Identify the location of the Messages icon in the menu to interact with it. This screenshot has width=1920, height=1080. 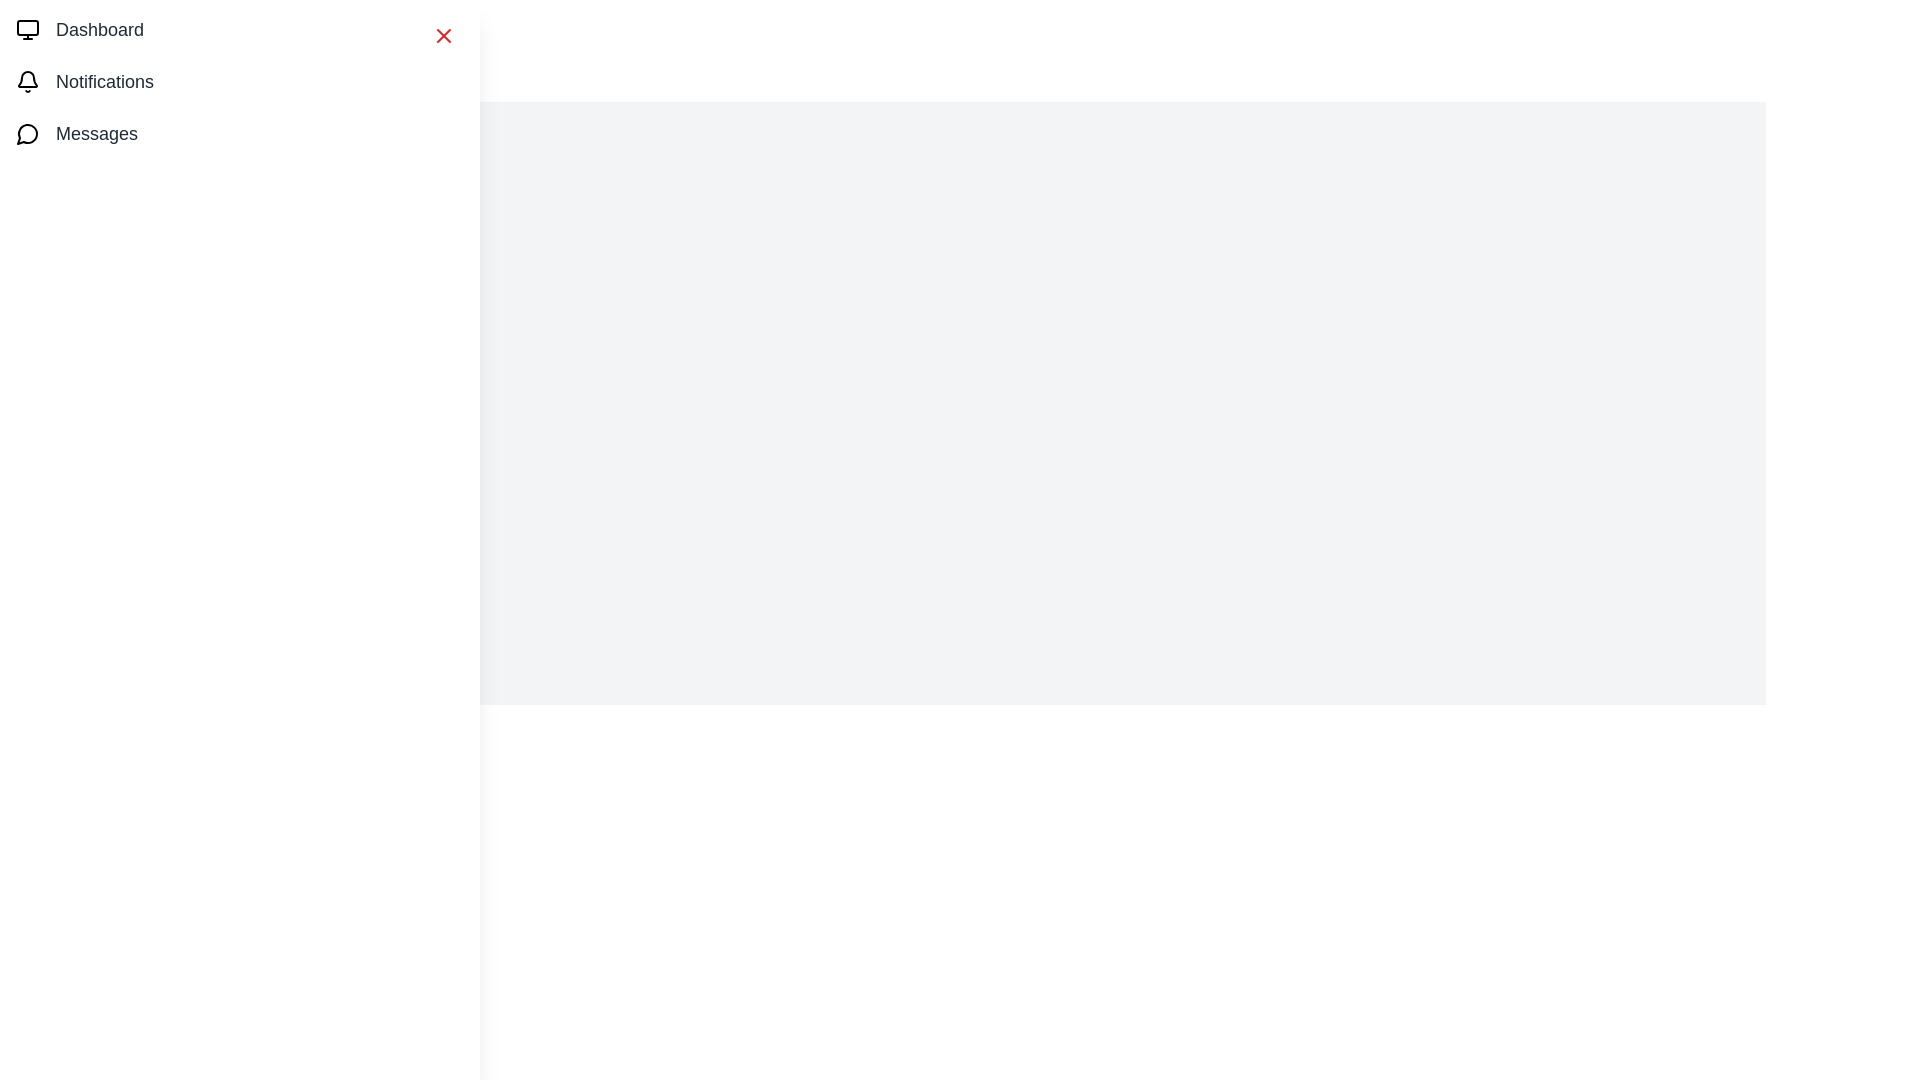
(28, 134).